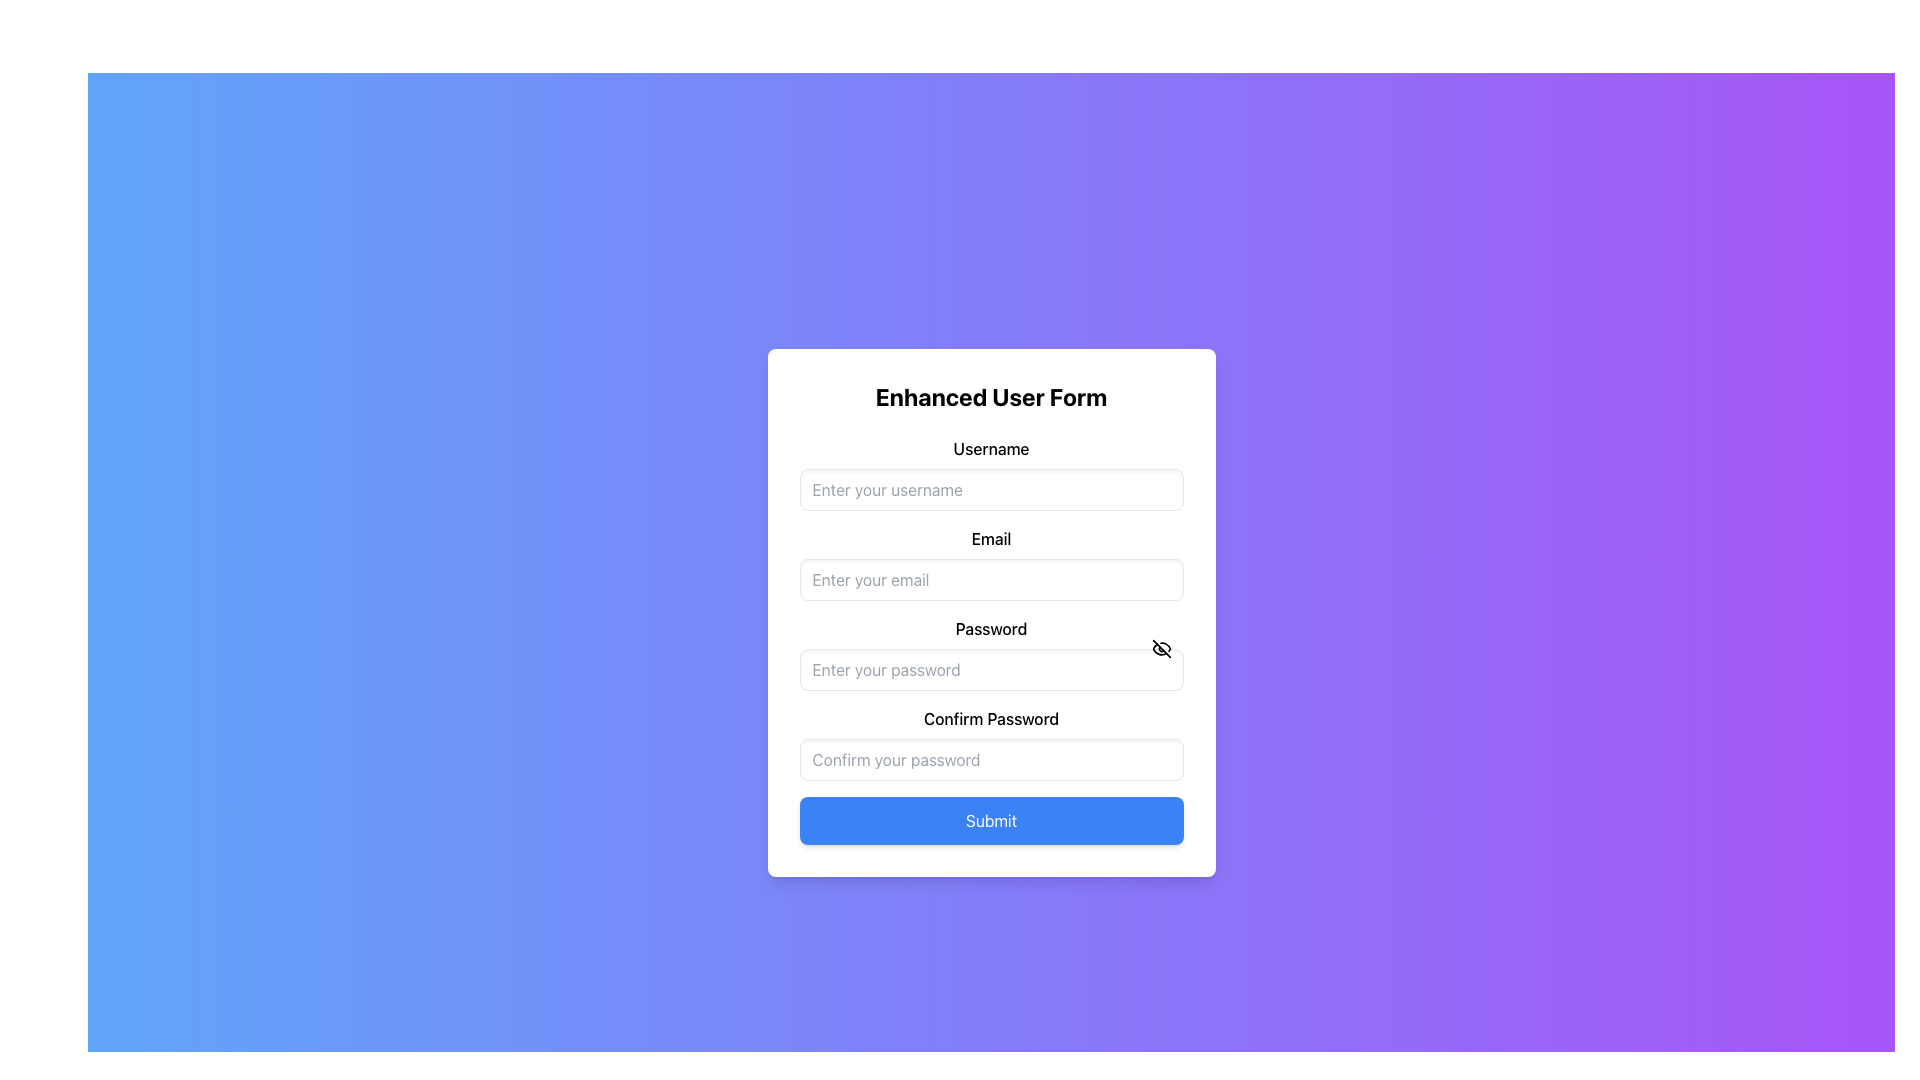 This screenshot has height=1080, width=1920. What do you see at coordinates (991, 397) in the screenshot?
I see `the form's purpose` at bounding box center [991, 397].